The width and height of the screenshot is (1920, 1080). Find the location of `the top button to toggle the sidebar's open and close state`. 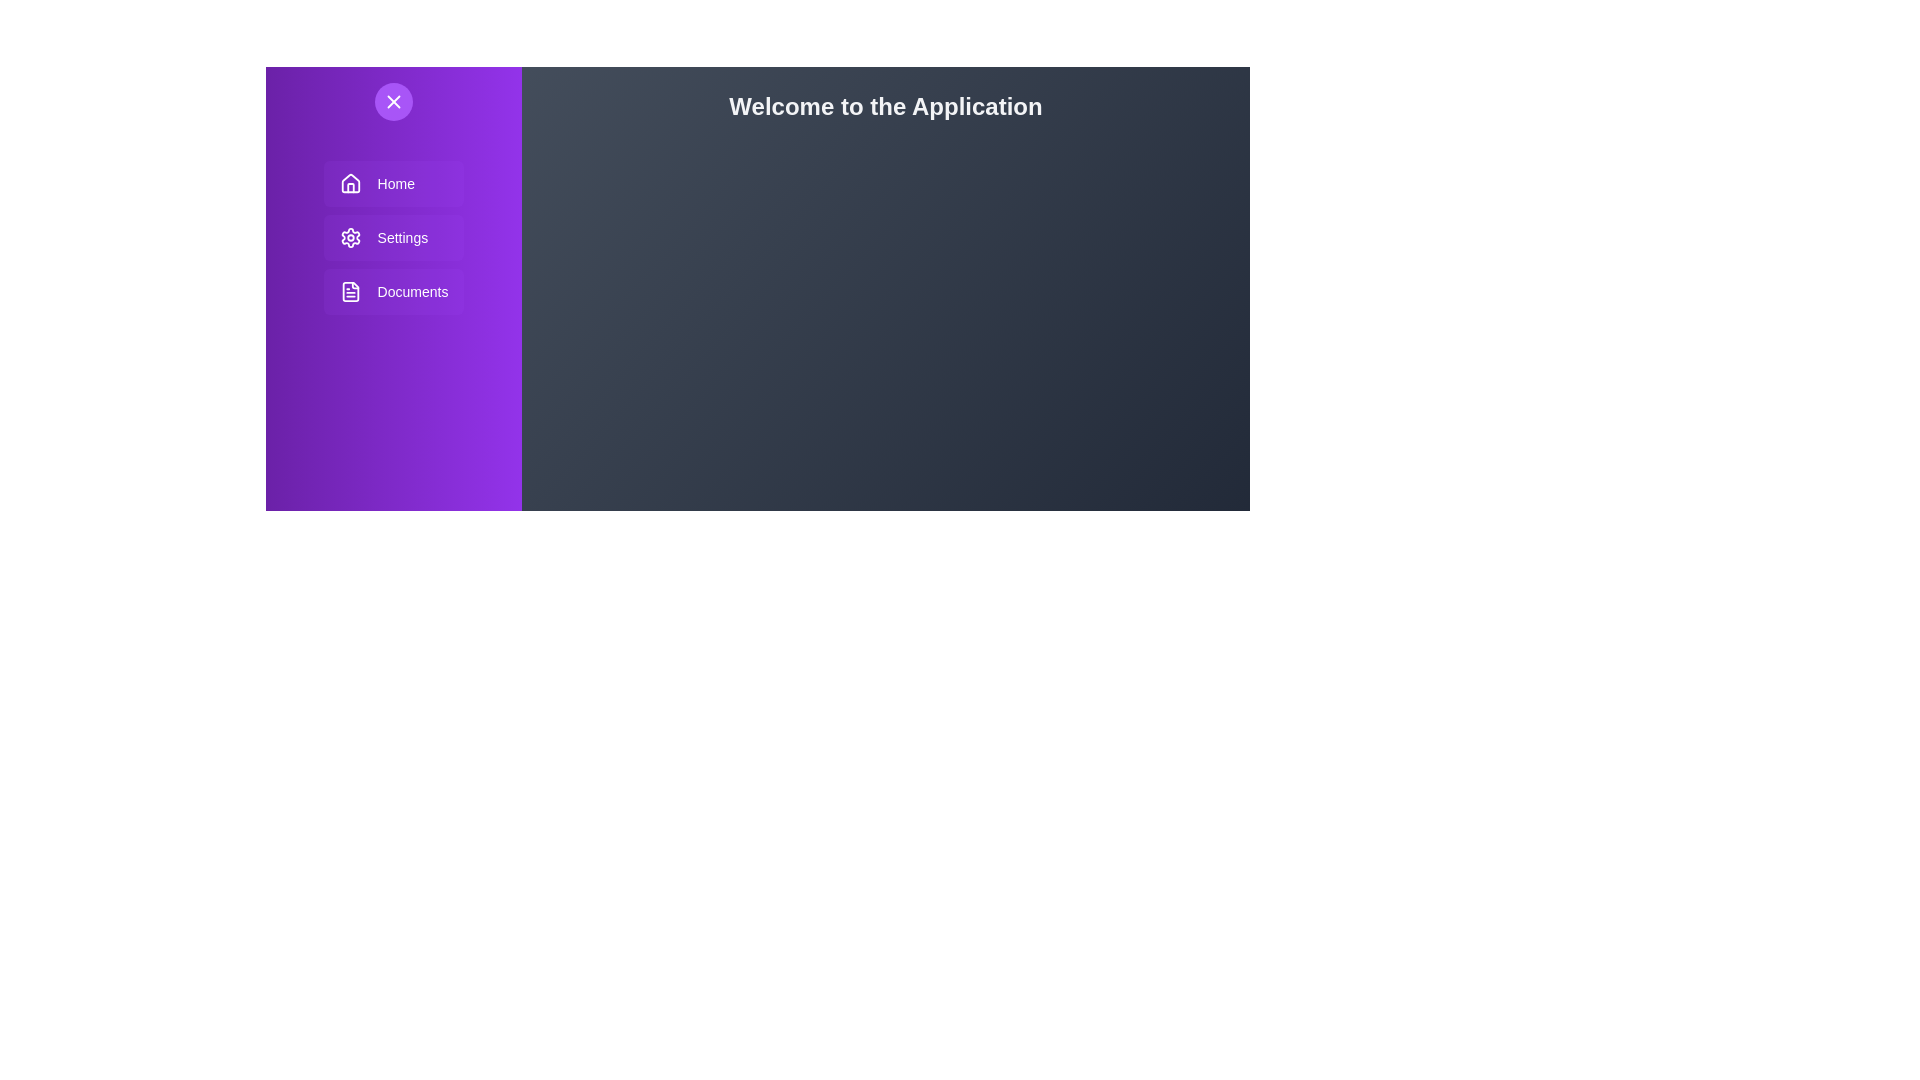

the top button to toggle the sidebar's open and close state is located at coordinates (393, 101).